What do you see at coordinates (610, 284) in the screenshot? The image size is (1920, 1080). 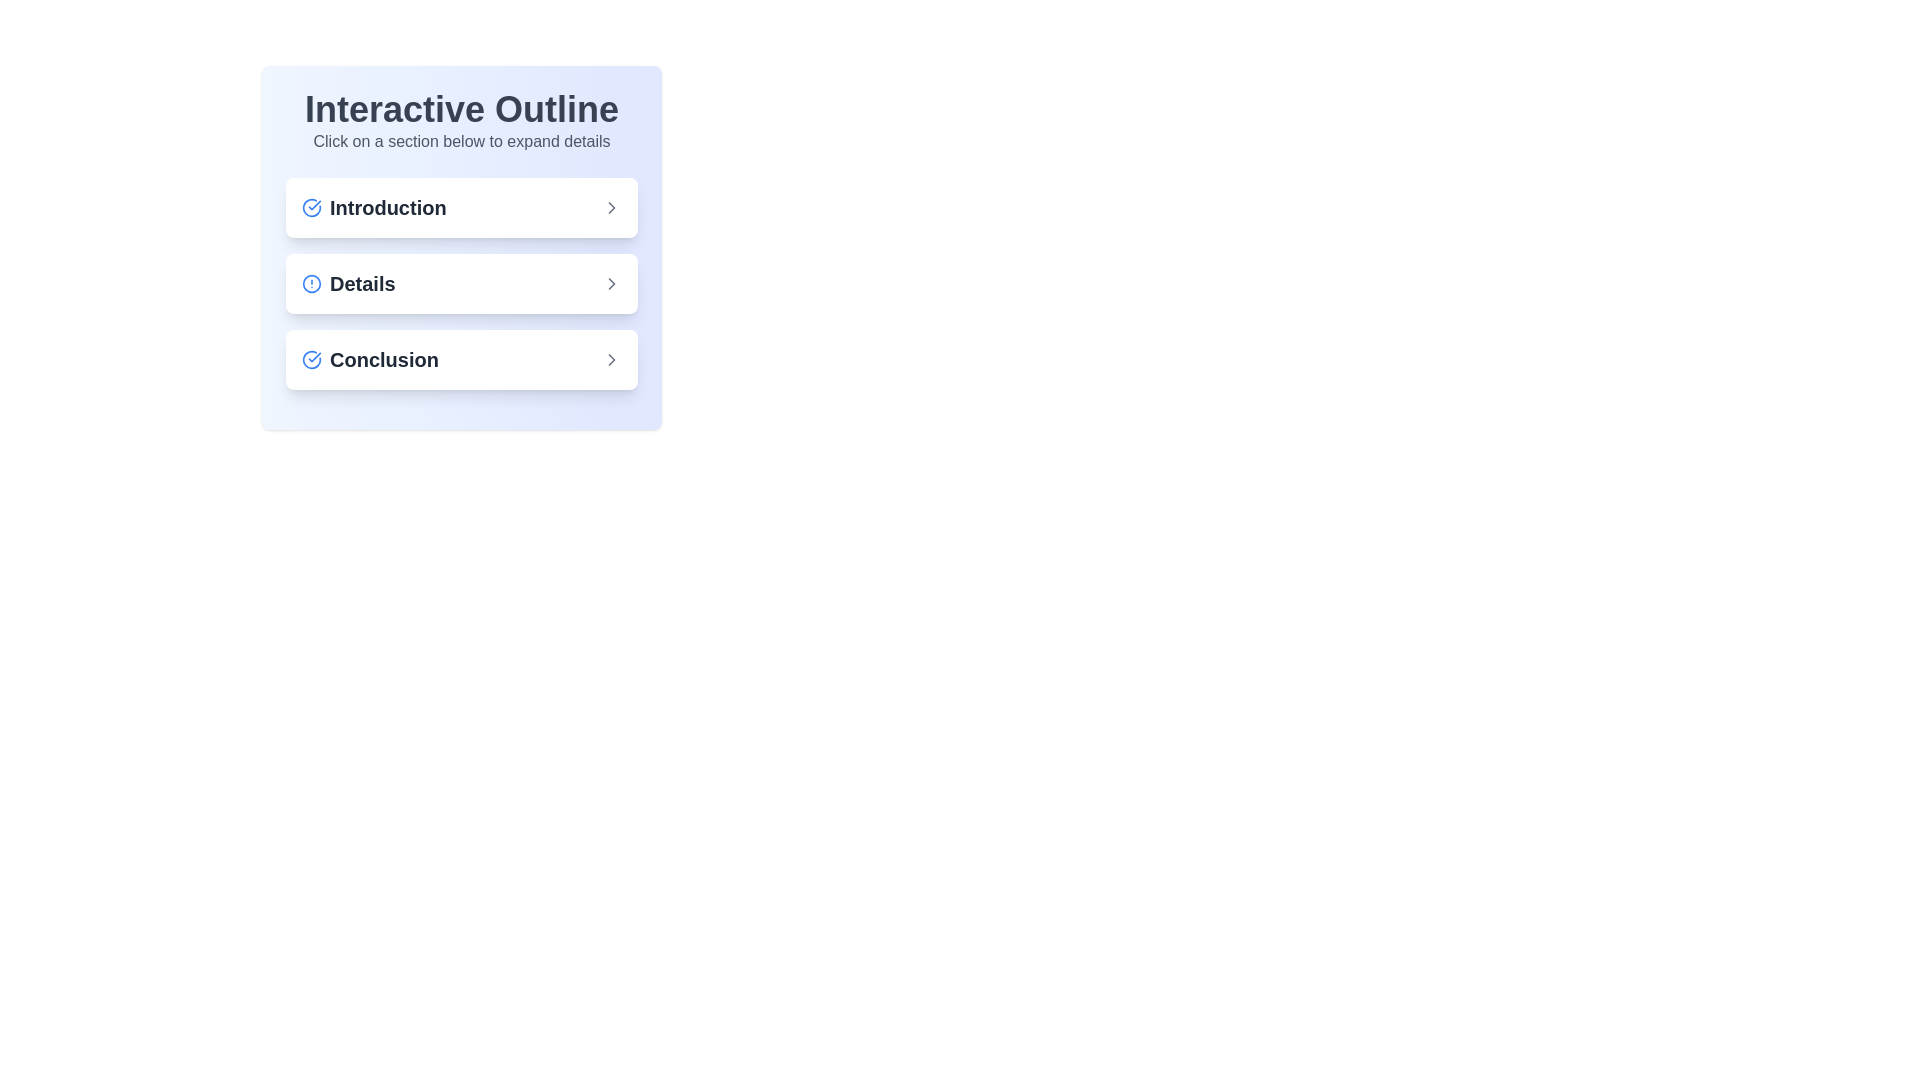 I see `the right-facing gray chevron icon located at the far right of the 'Details' section` at bounding box center [610, 284].